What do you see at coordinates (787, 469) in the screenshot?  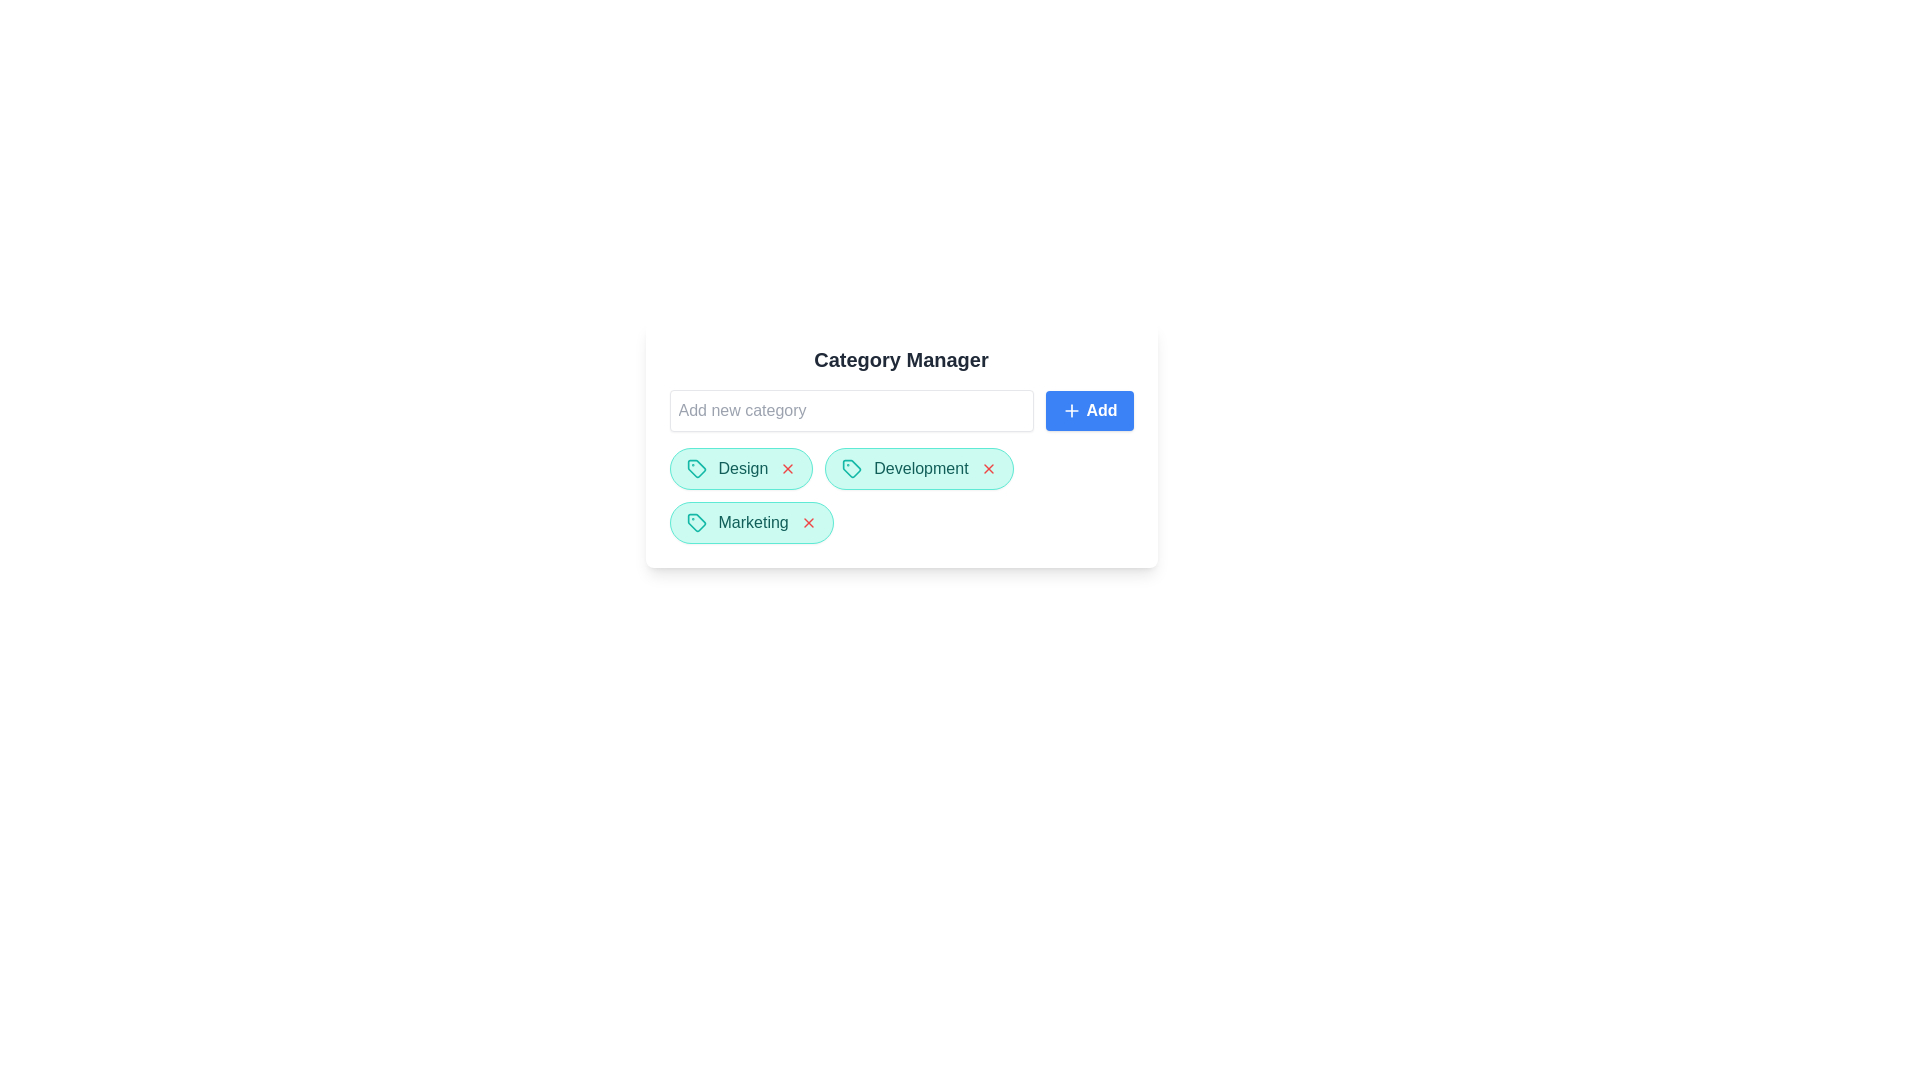 I see `'X' button on the category chip labeled 'Design'` at bounding box center [787, 469].